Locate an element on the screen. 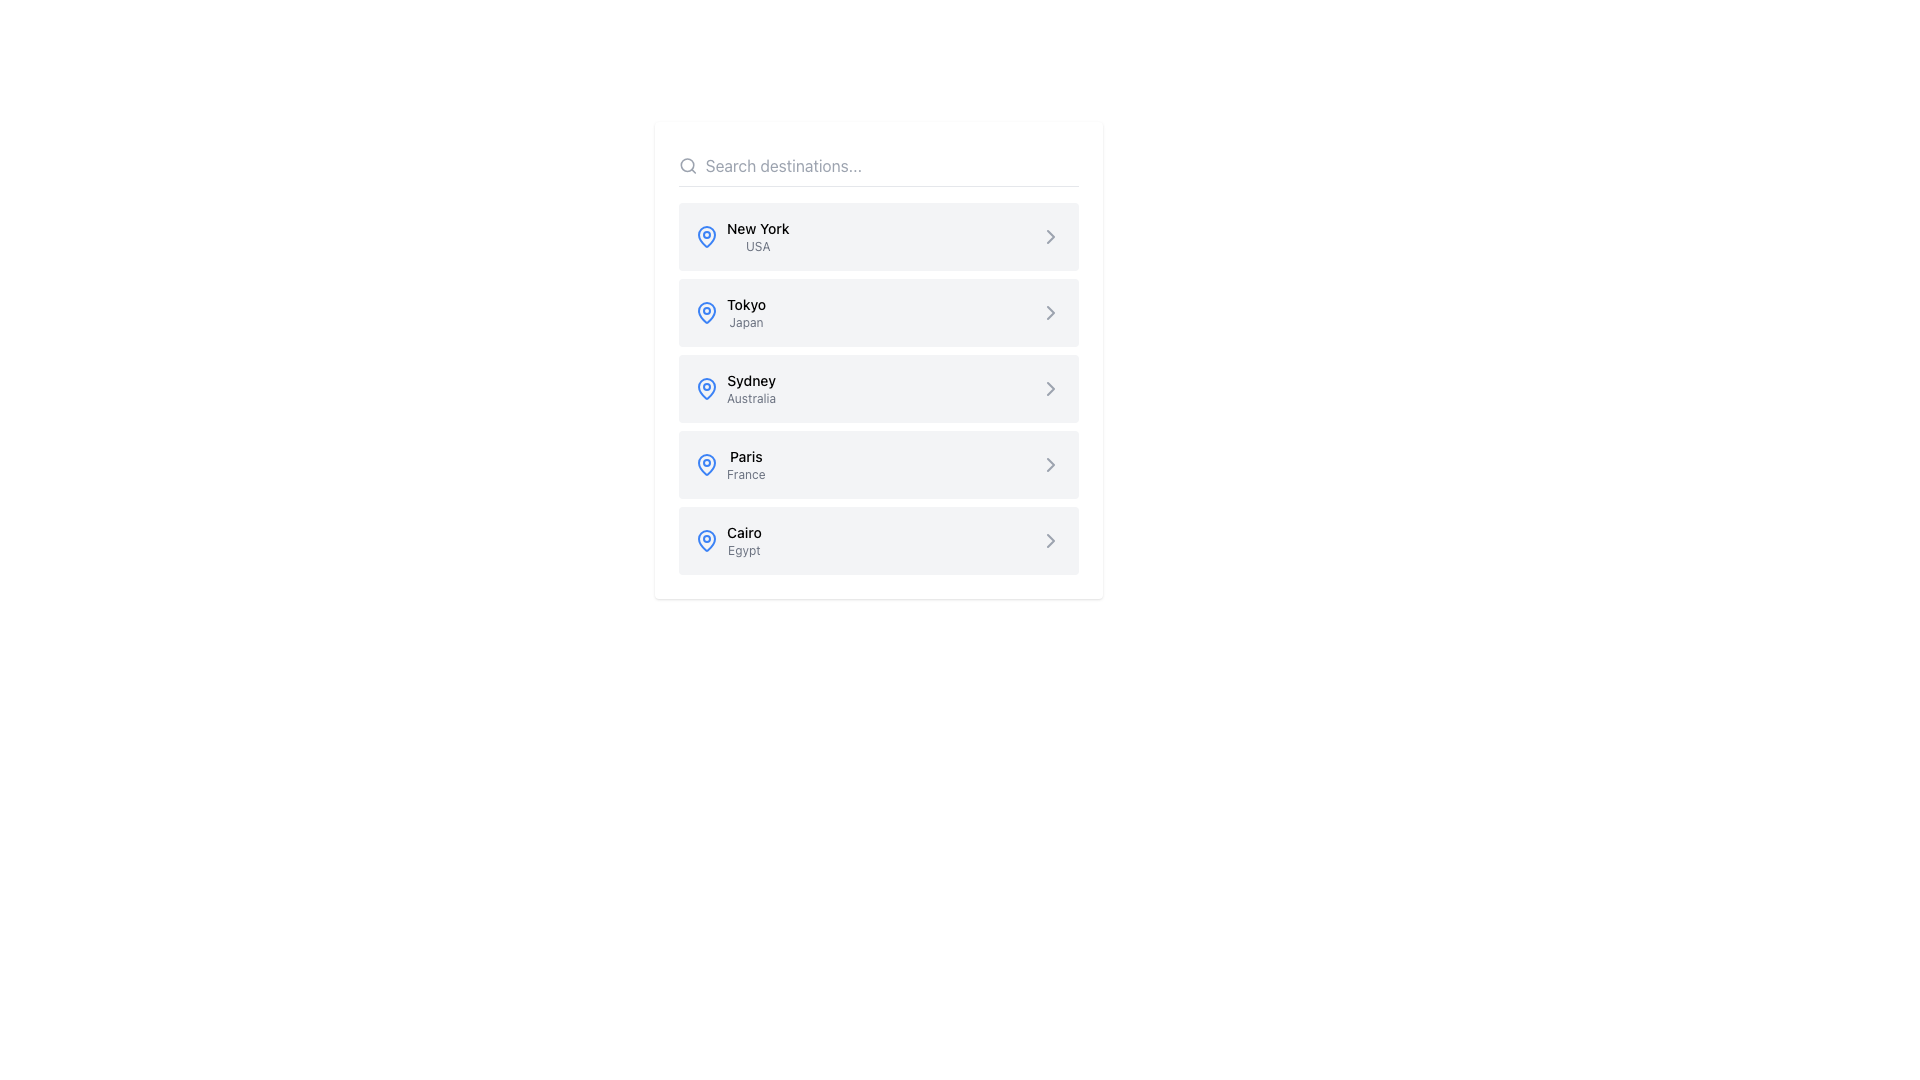 The height and width of the screenshot is (1080, 1920). the navigation icon located at the far-right end of the row labeled 'Sydney' and 'Australia' is located at coordinates (1050, 389).